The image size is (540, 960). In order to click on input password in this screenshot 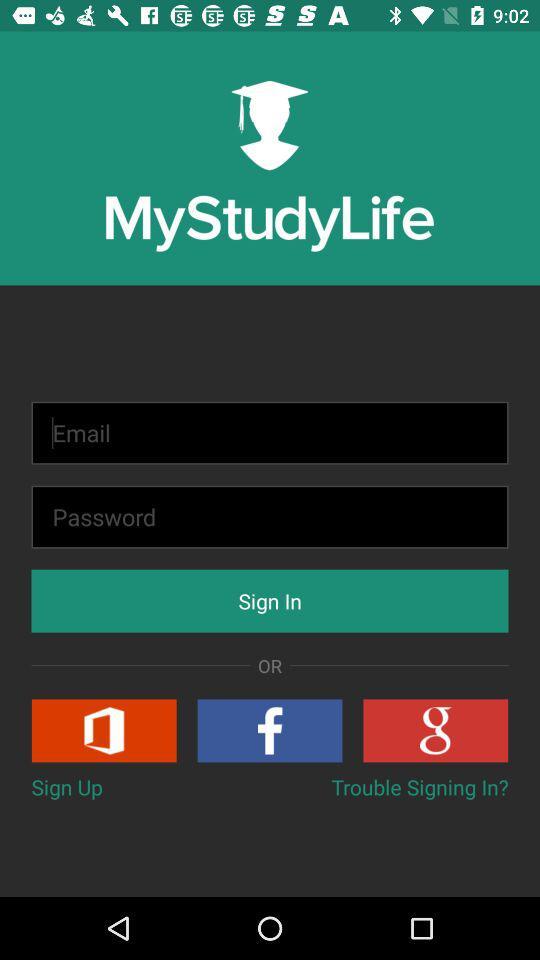, I will do `click(270, 516)`.